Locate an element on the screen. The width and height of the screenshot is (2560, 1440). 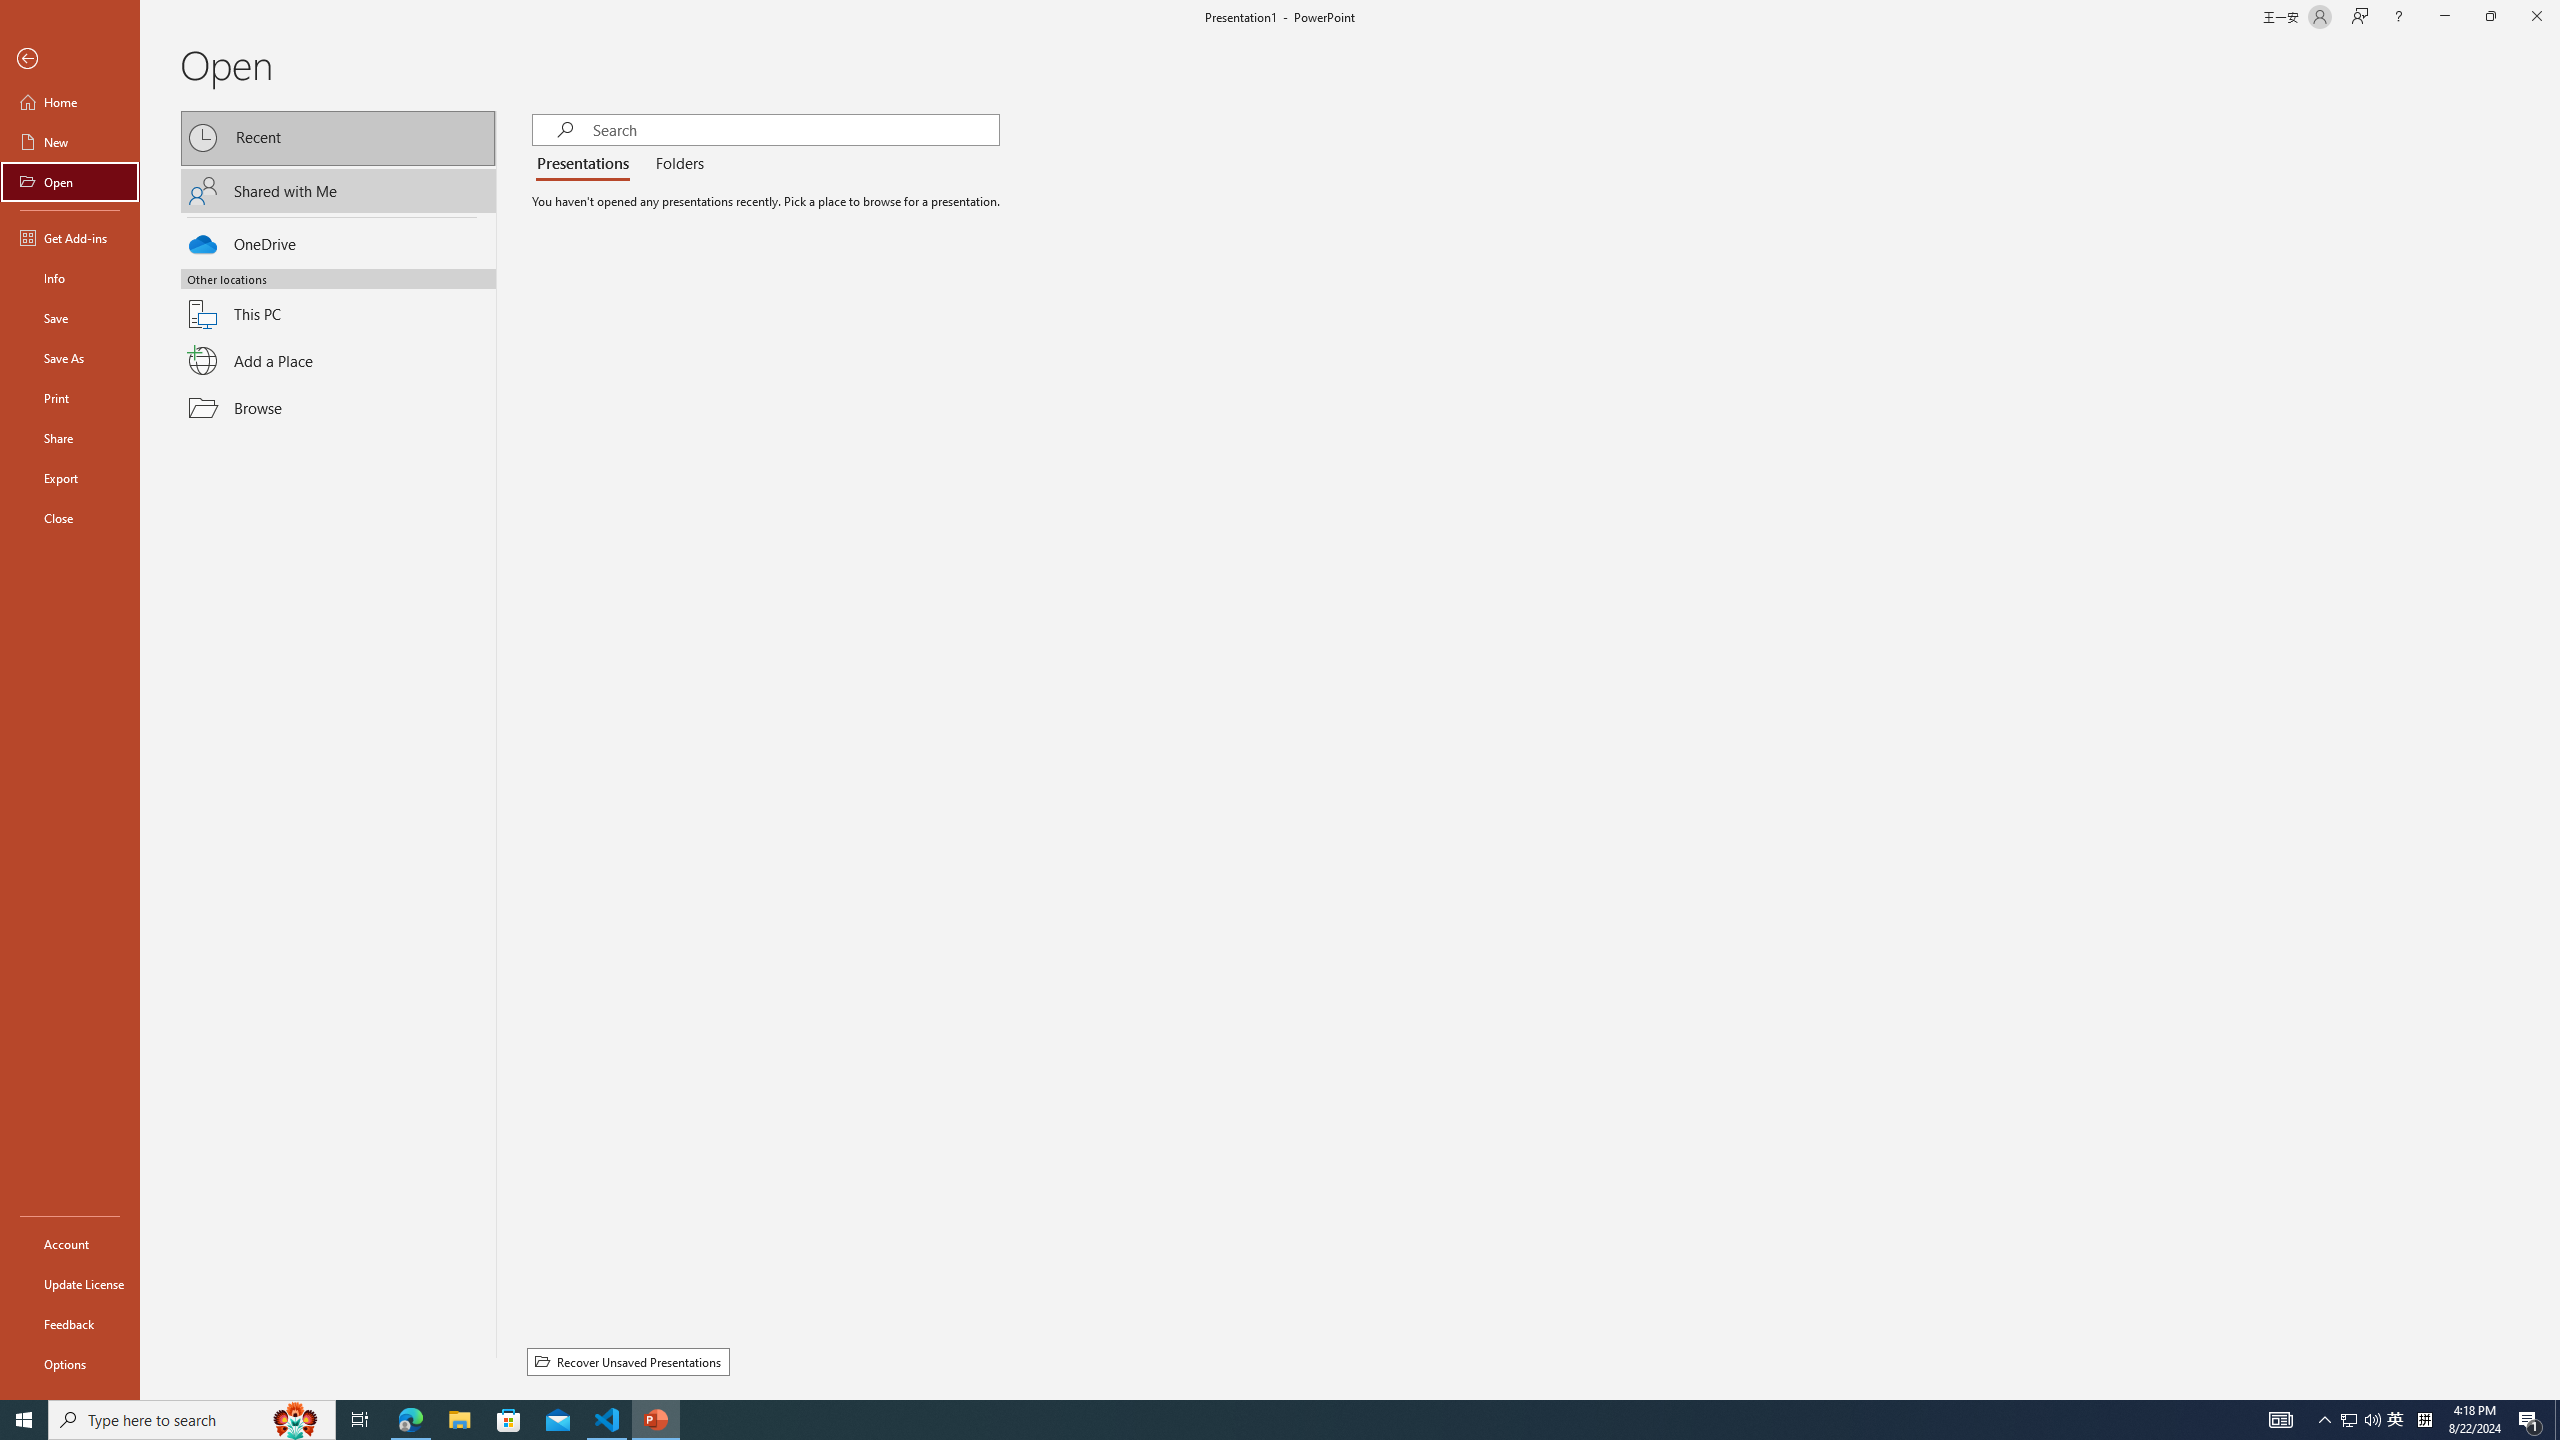
'Options' is located at coordinates (69, 1363).